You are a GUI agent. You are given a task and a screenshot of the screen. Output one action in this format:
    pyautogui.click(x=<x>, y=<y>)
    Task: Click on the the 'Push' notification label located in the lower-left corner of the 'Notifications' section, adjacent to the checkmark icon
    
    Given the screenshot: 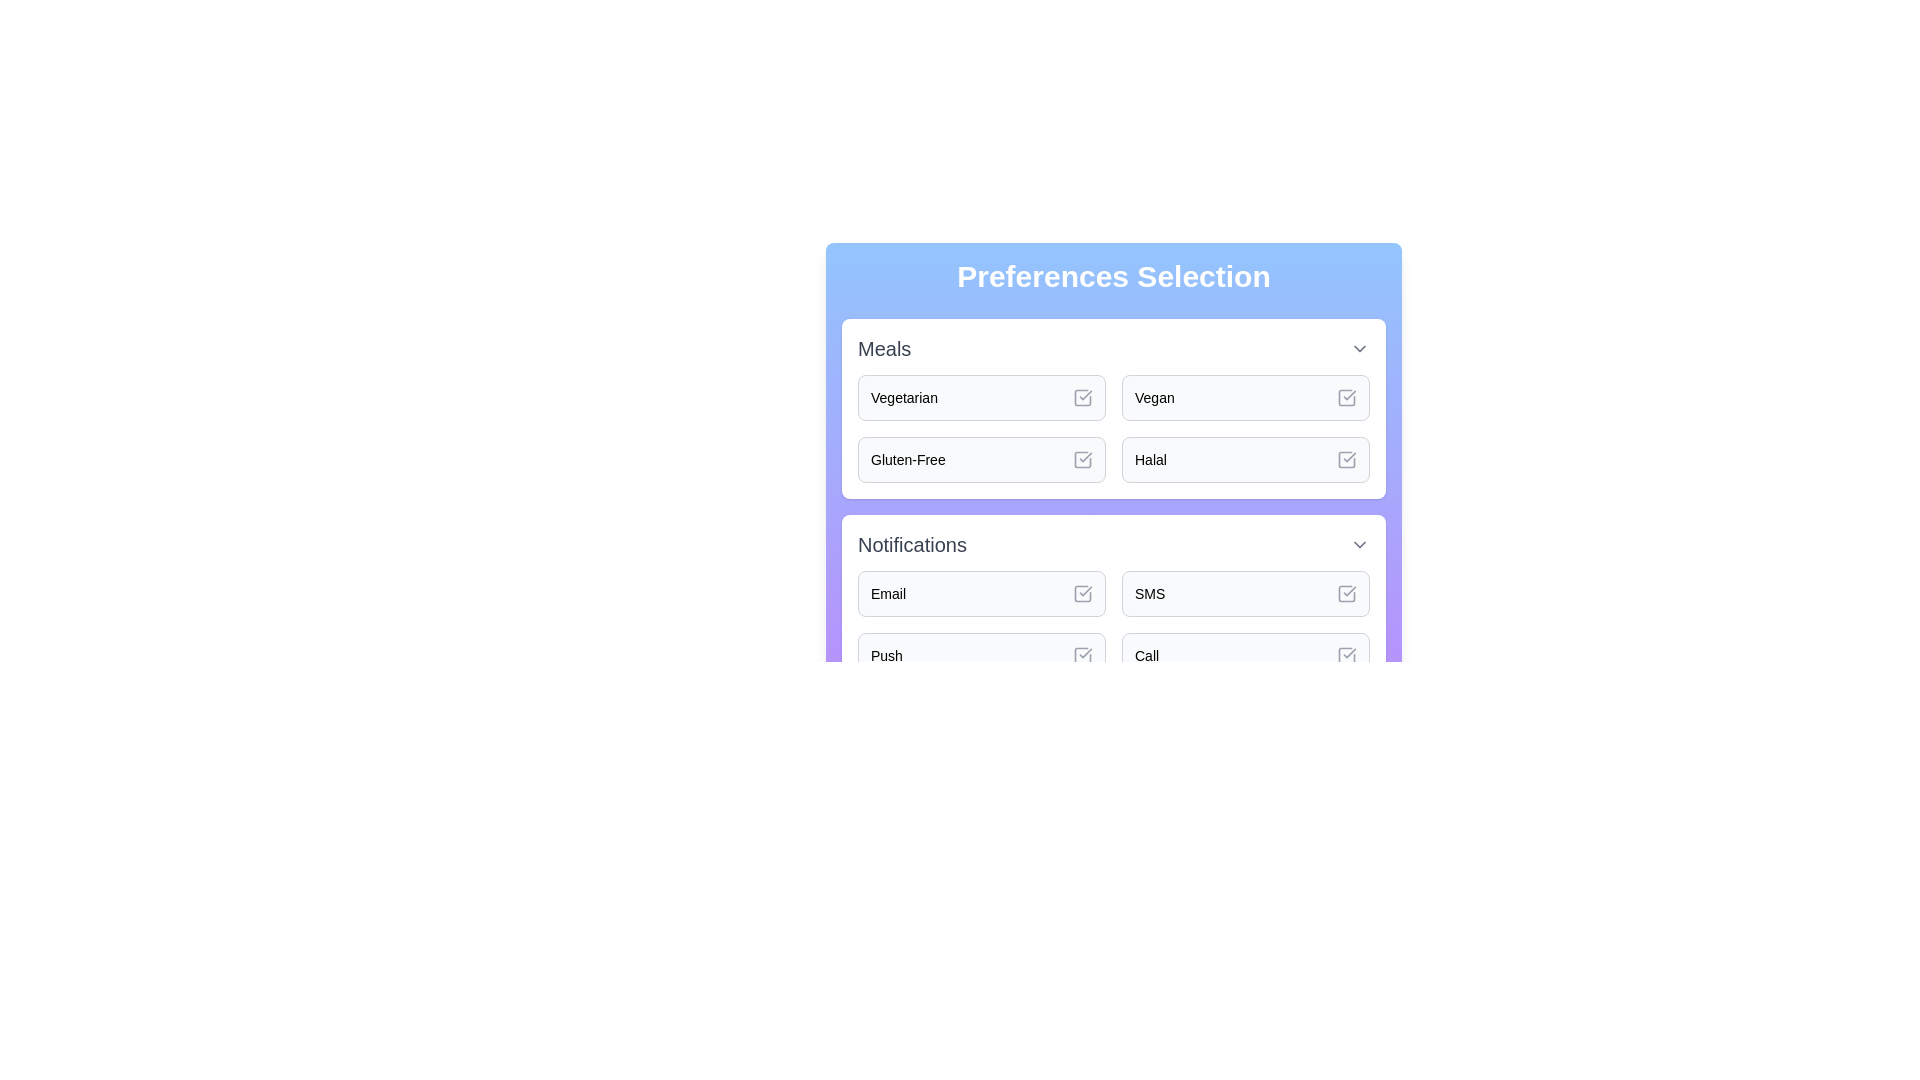 What is the action you would take?
    pyautogui.click(x=886, y=655)
    